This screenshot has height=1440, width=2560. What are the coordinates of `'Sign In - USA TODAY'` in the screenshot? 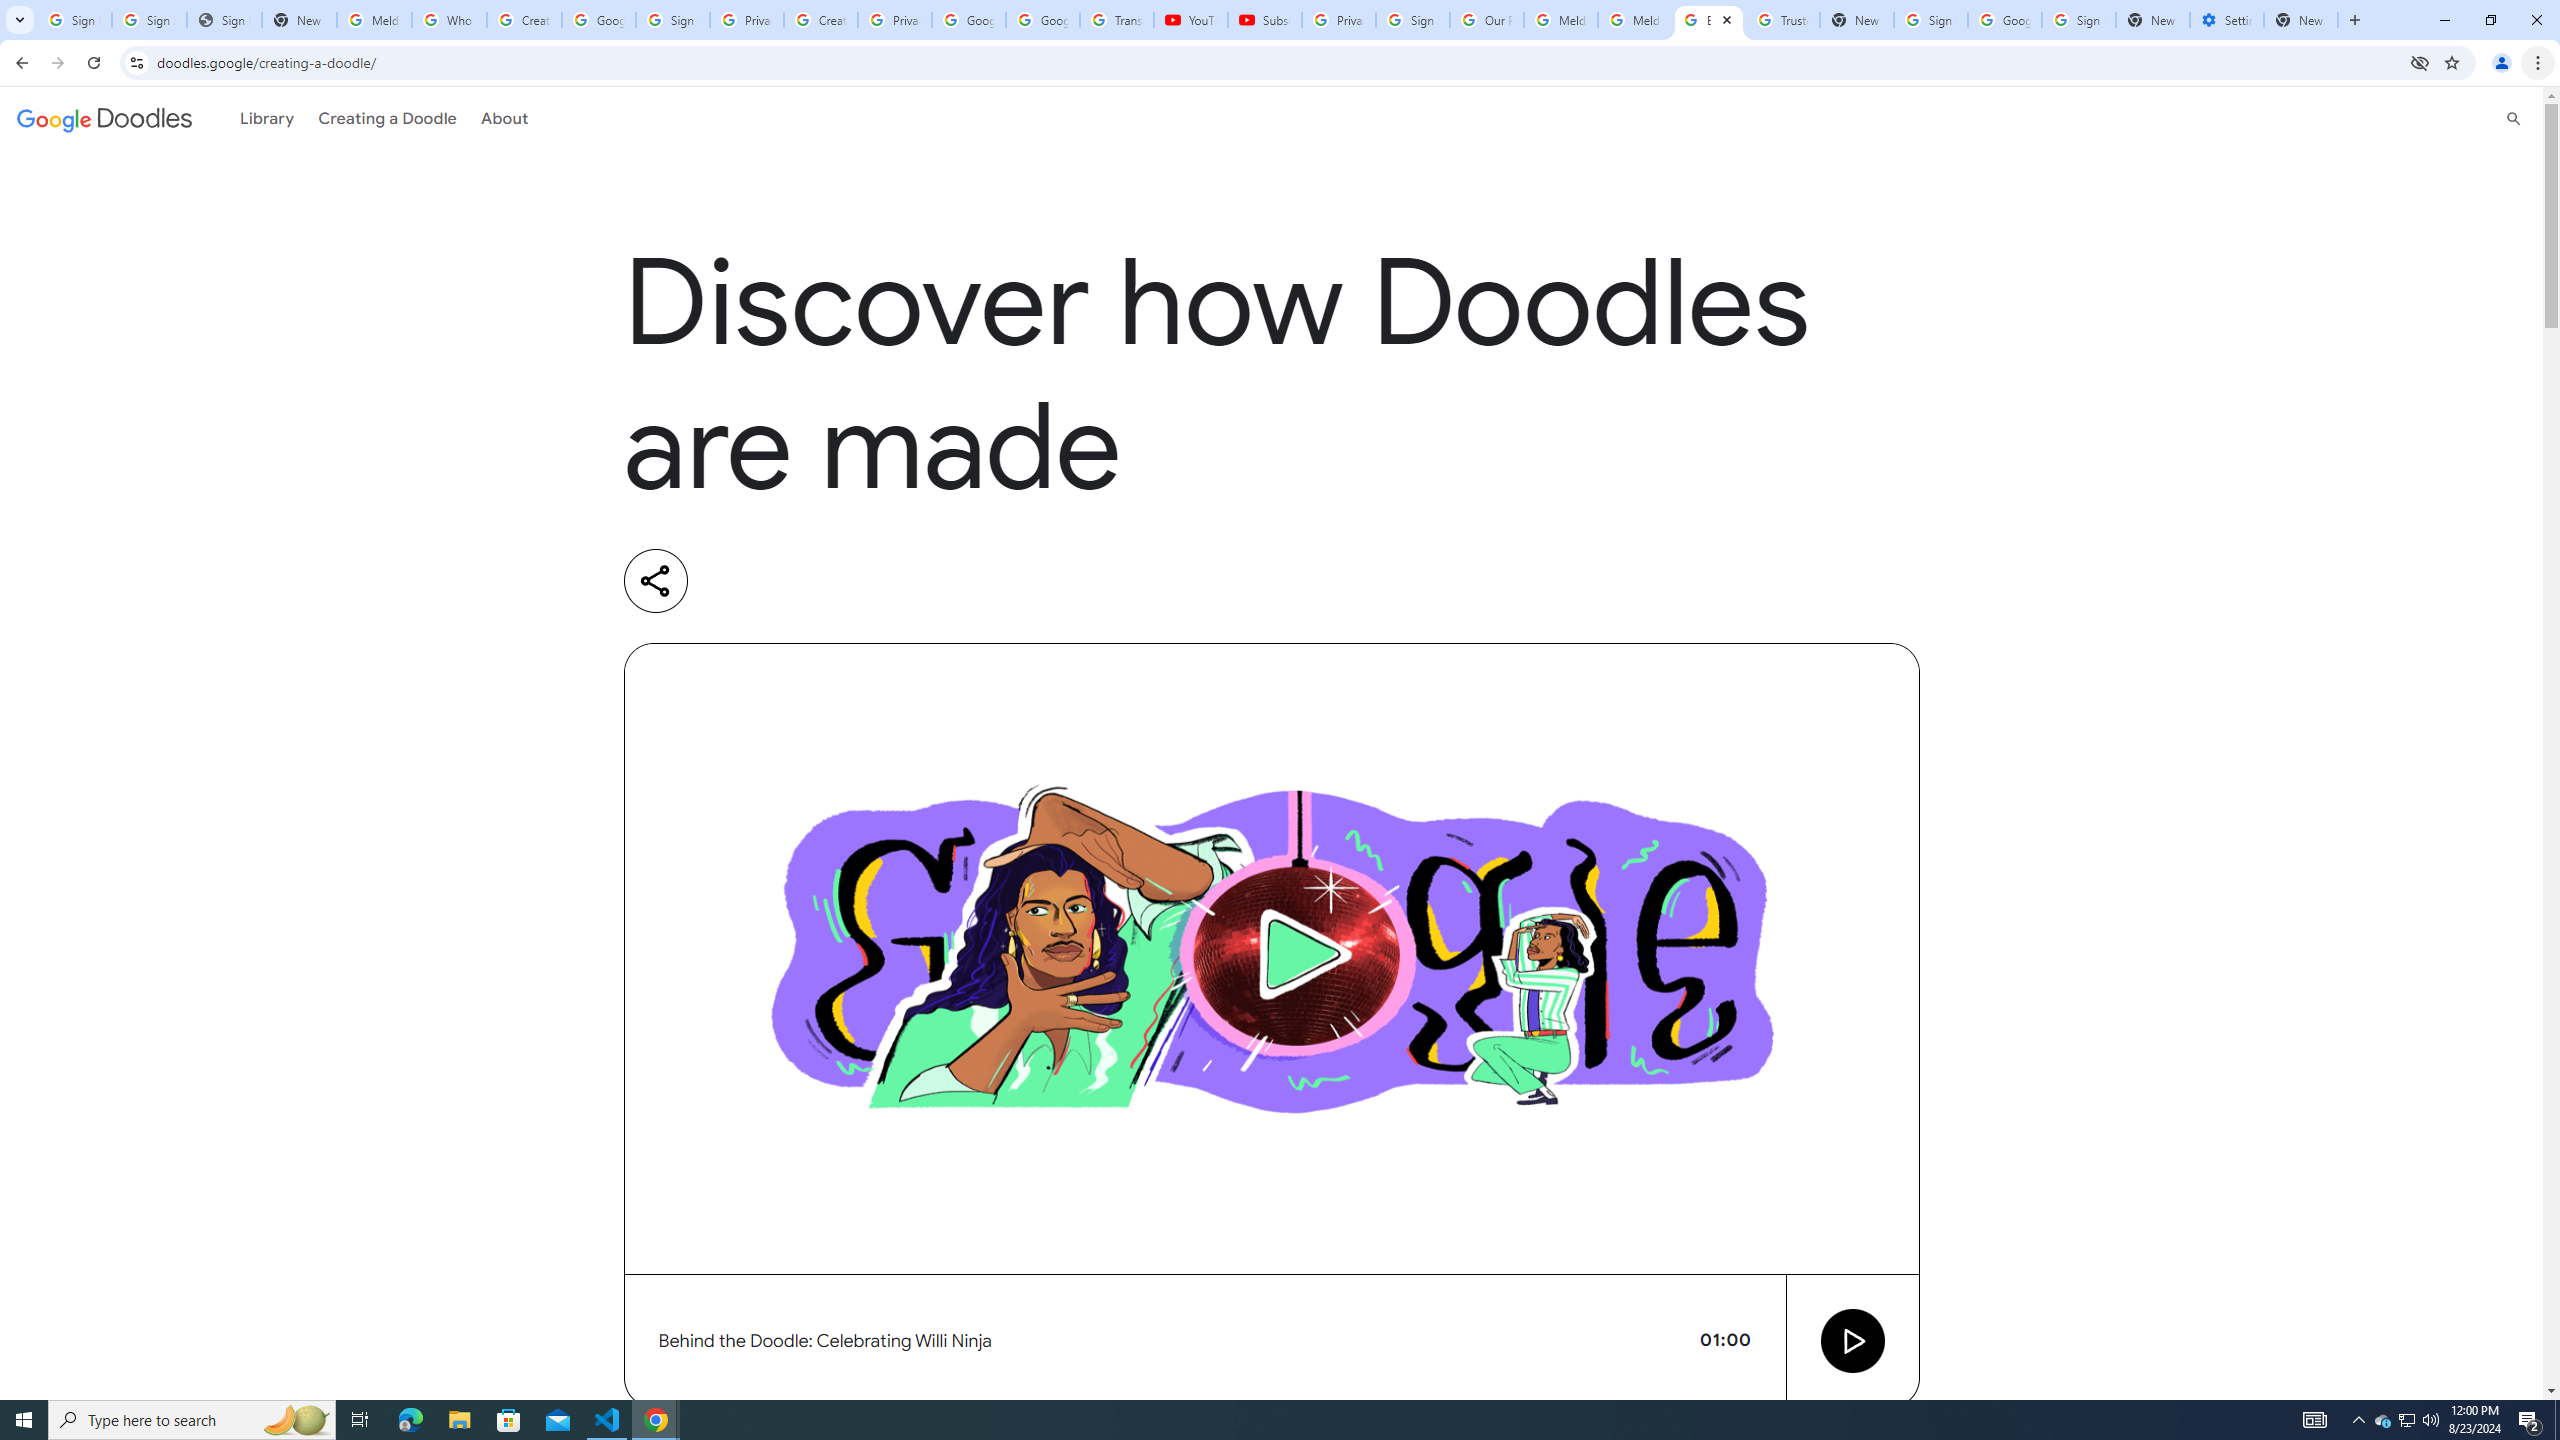 It's located at (224, 19).